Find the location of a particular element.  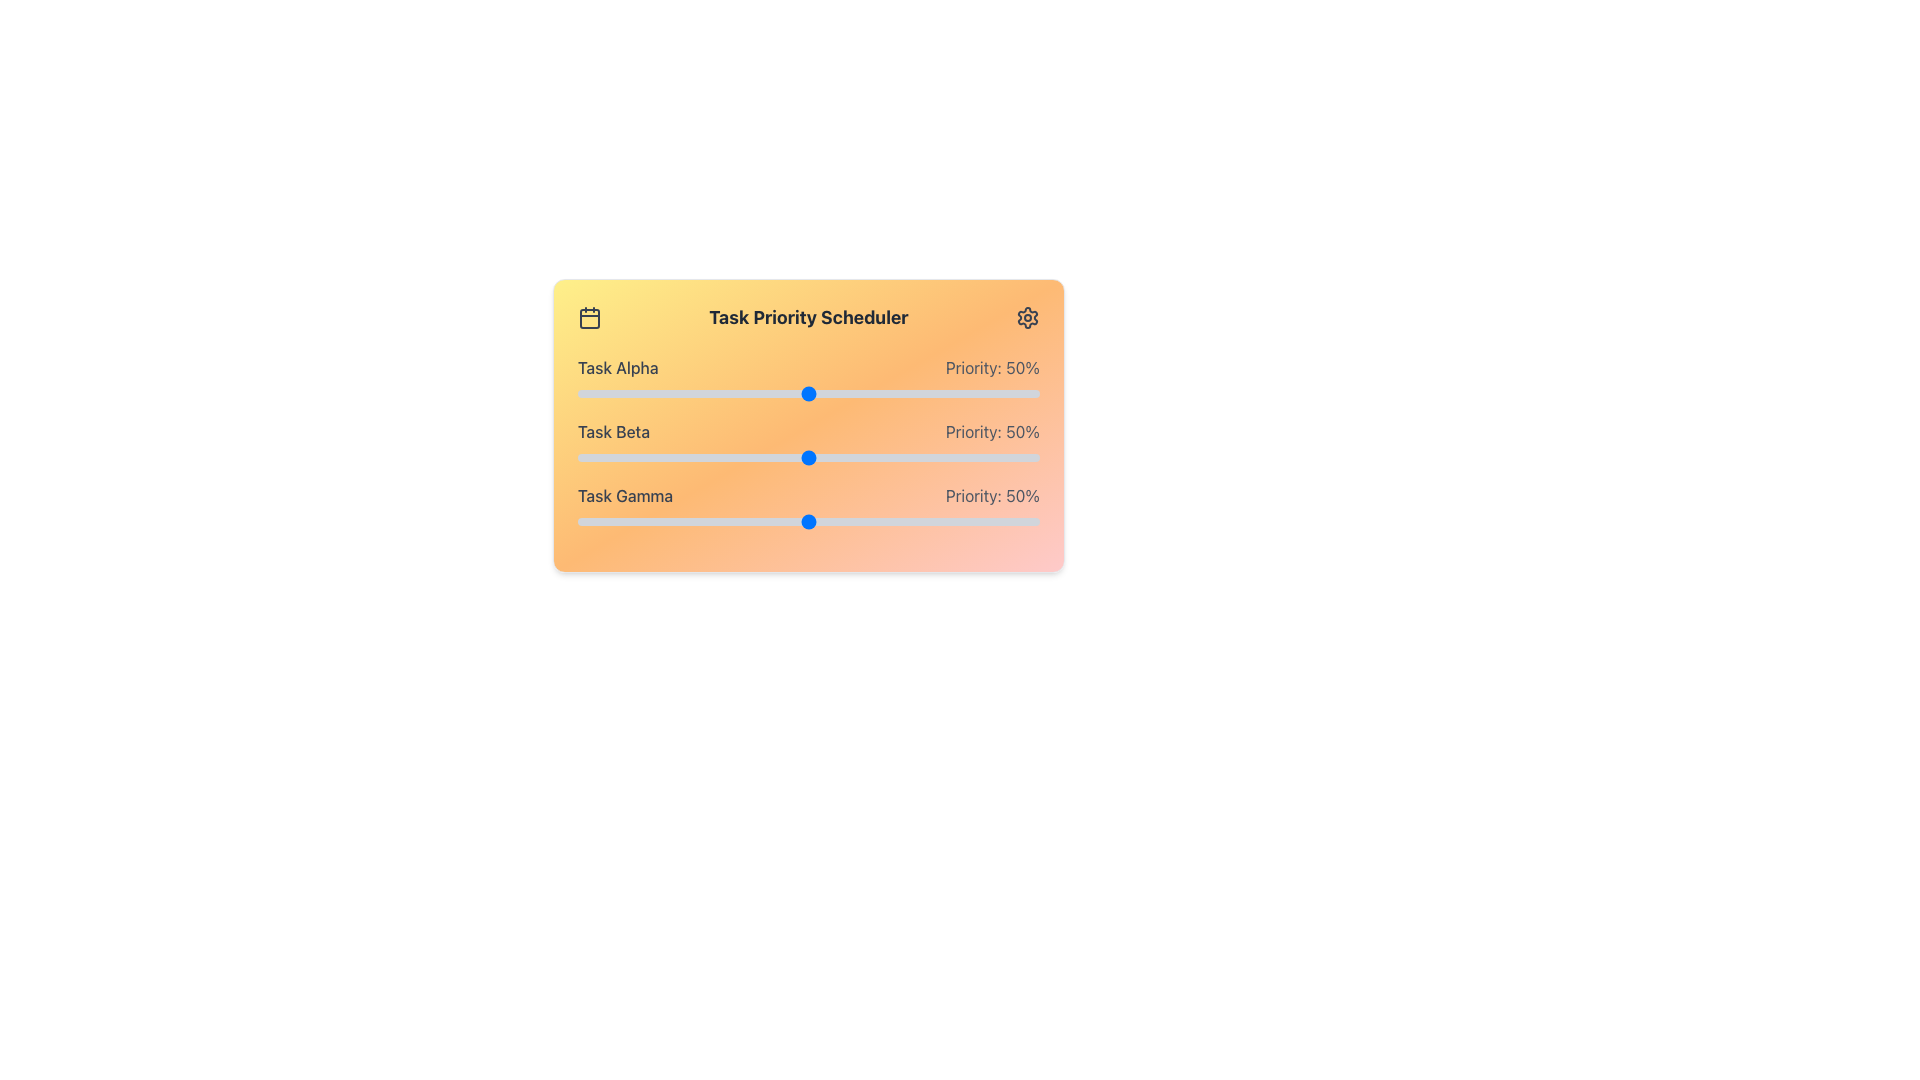

task priority is located at coordinates (841, 393).